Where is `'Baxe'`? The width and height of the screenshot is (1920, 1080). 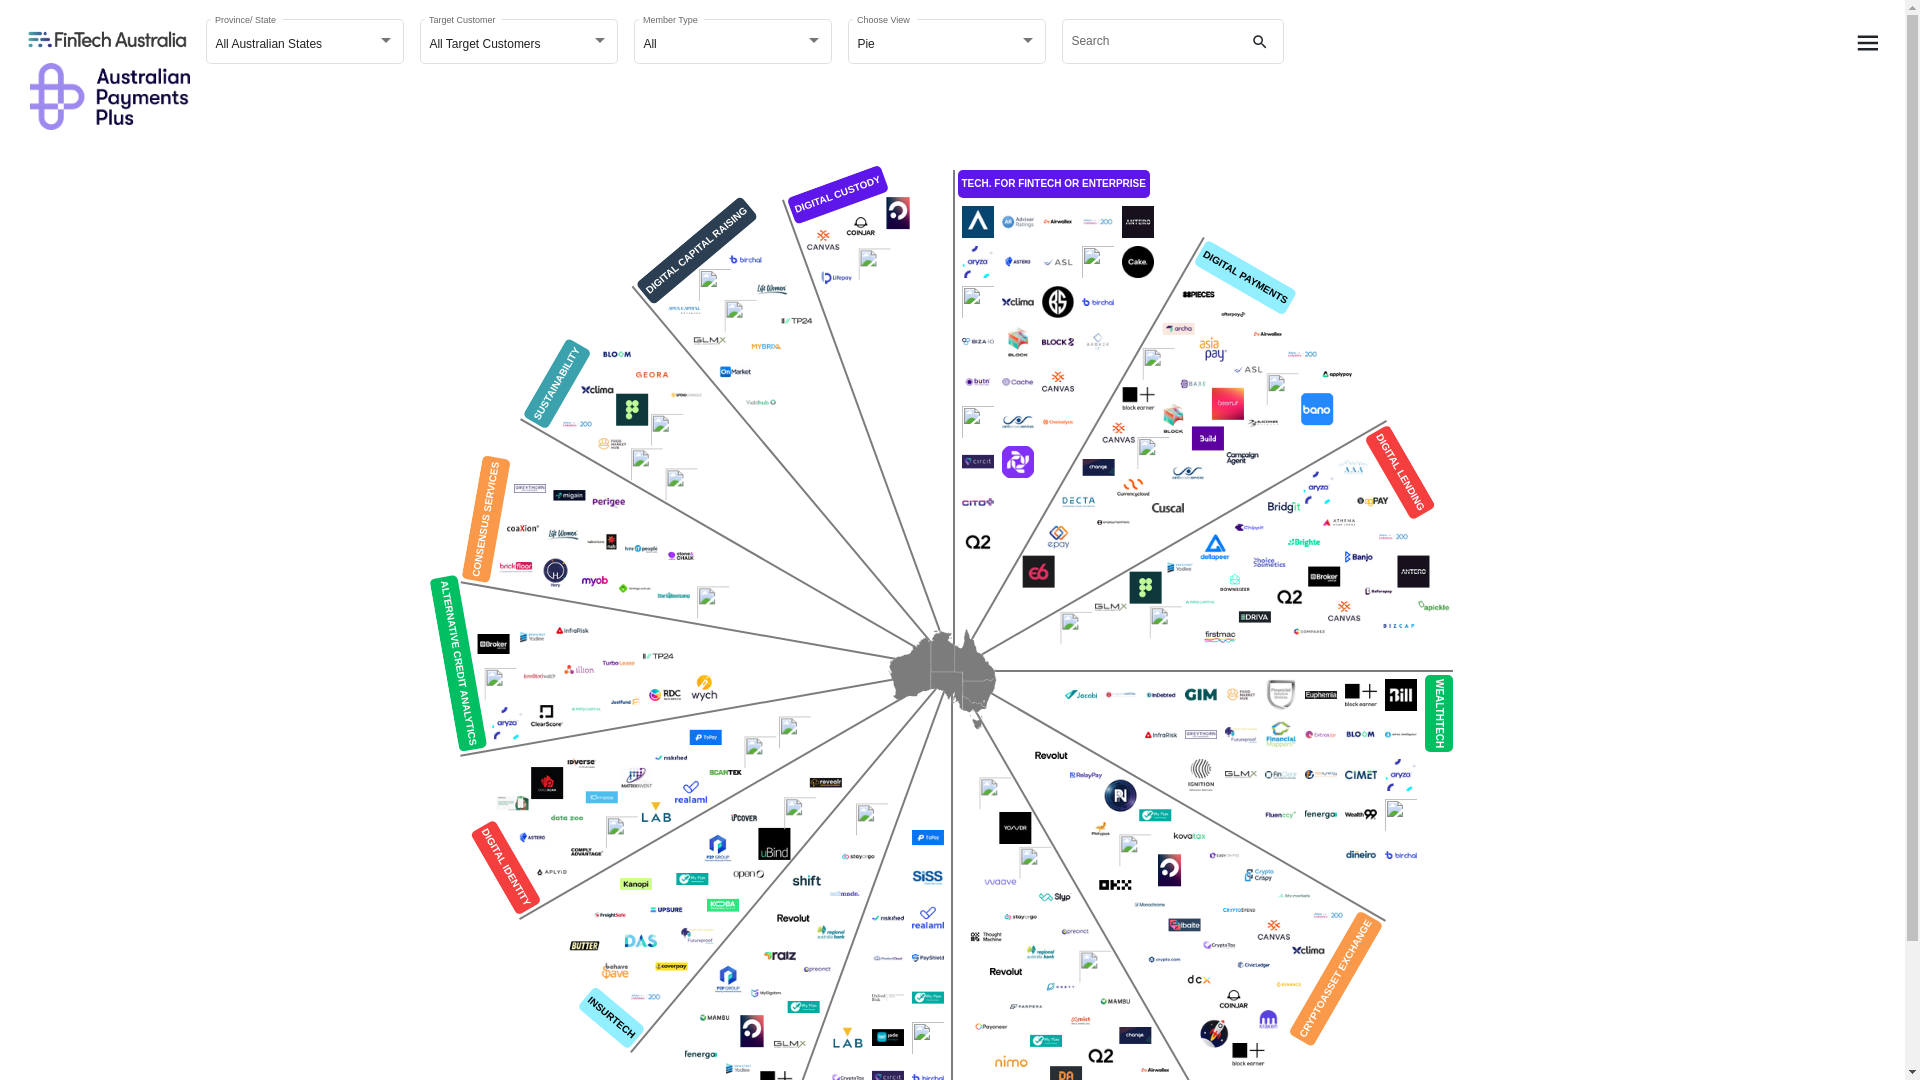 'Baxe' is located at coordinates (1193, 384).